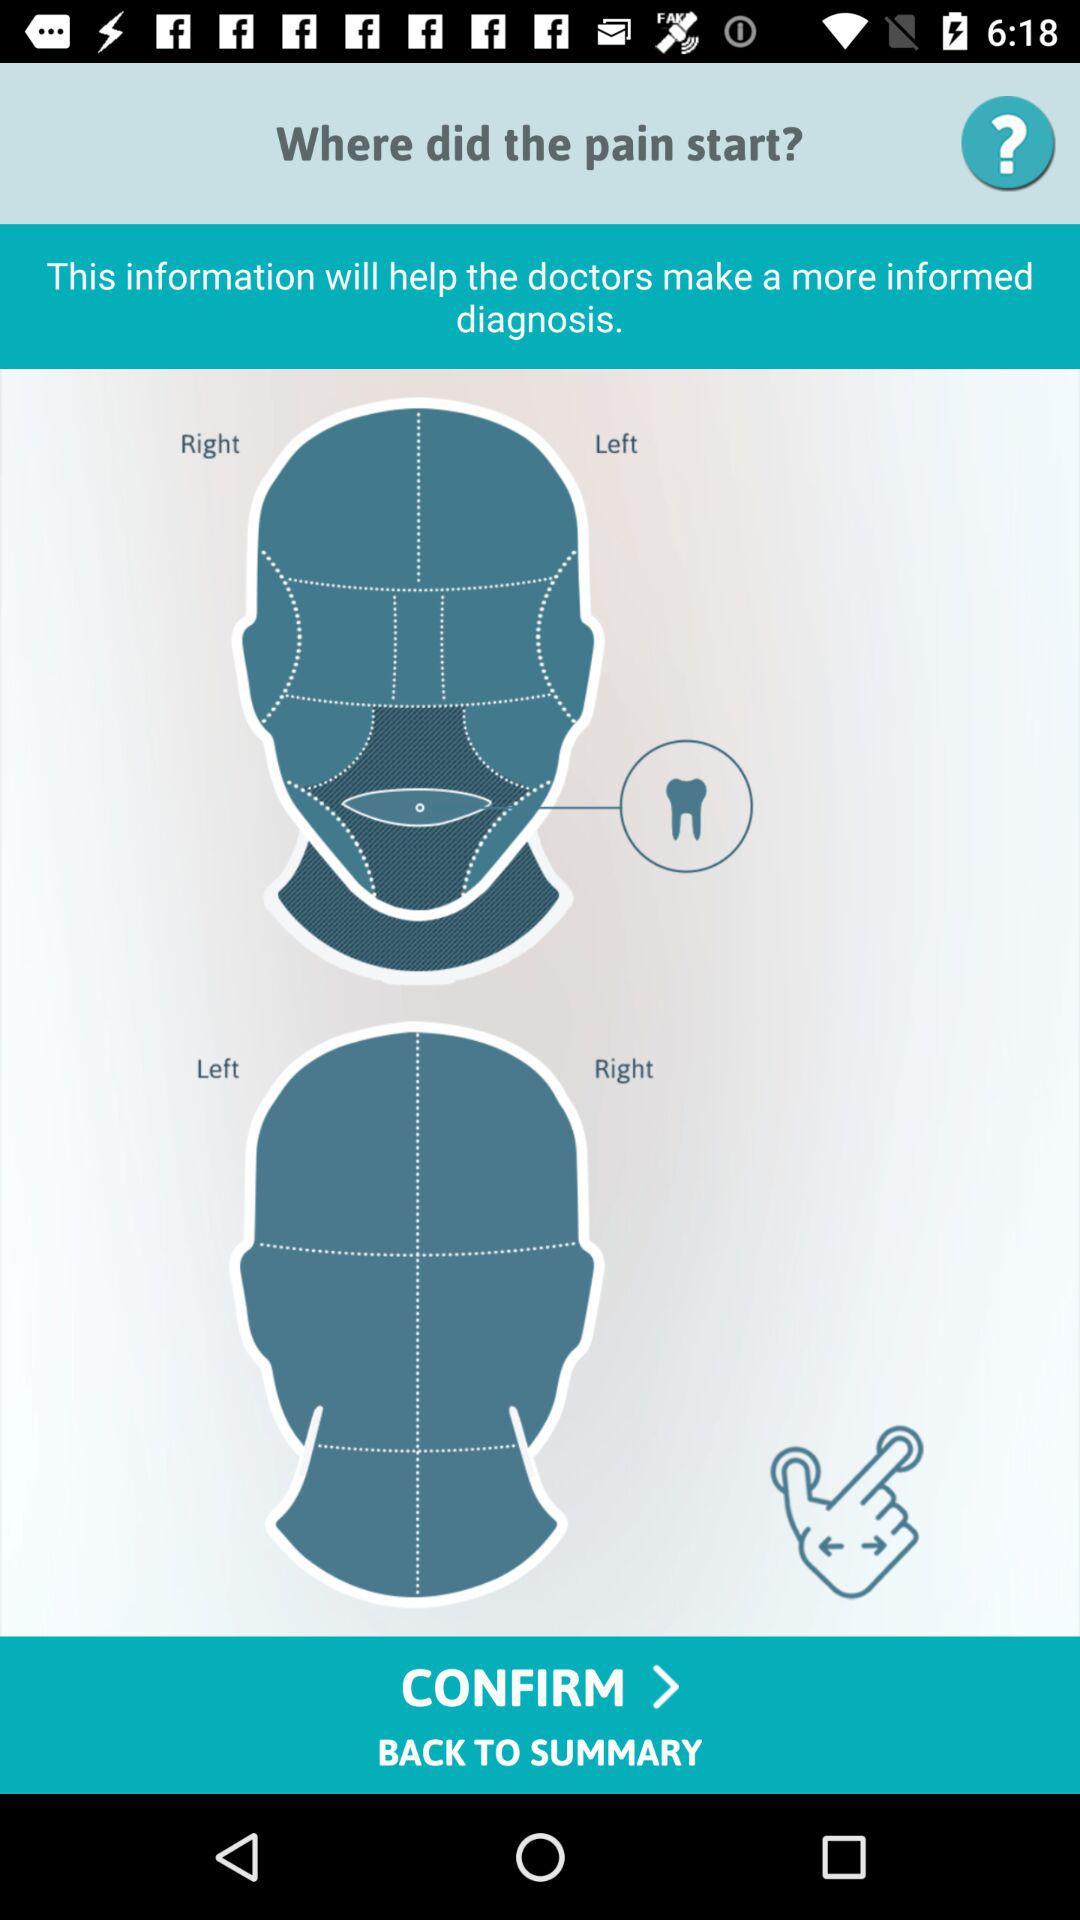 The width and height of the screenshot is (1080, 1920). Describe the element at coordinates (1015, 142) in the screenshot. I see `the help icon` at that location.